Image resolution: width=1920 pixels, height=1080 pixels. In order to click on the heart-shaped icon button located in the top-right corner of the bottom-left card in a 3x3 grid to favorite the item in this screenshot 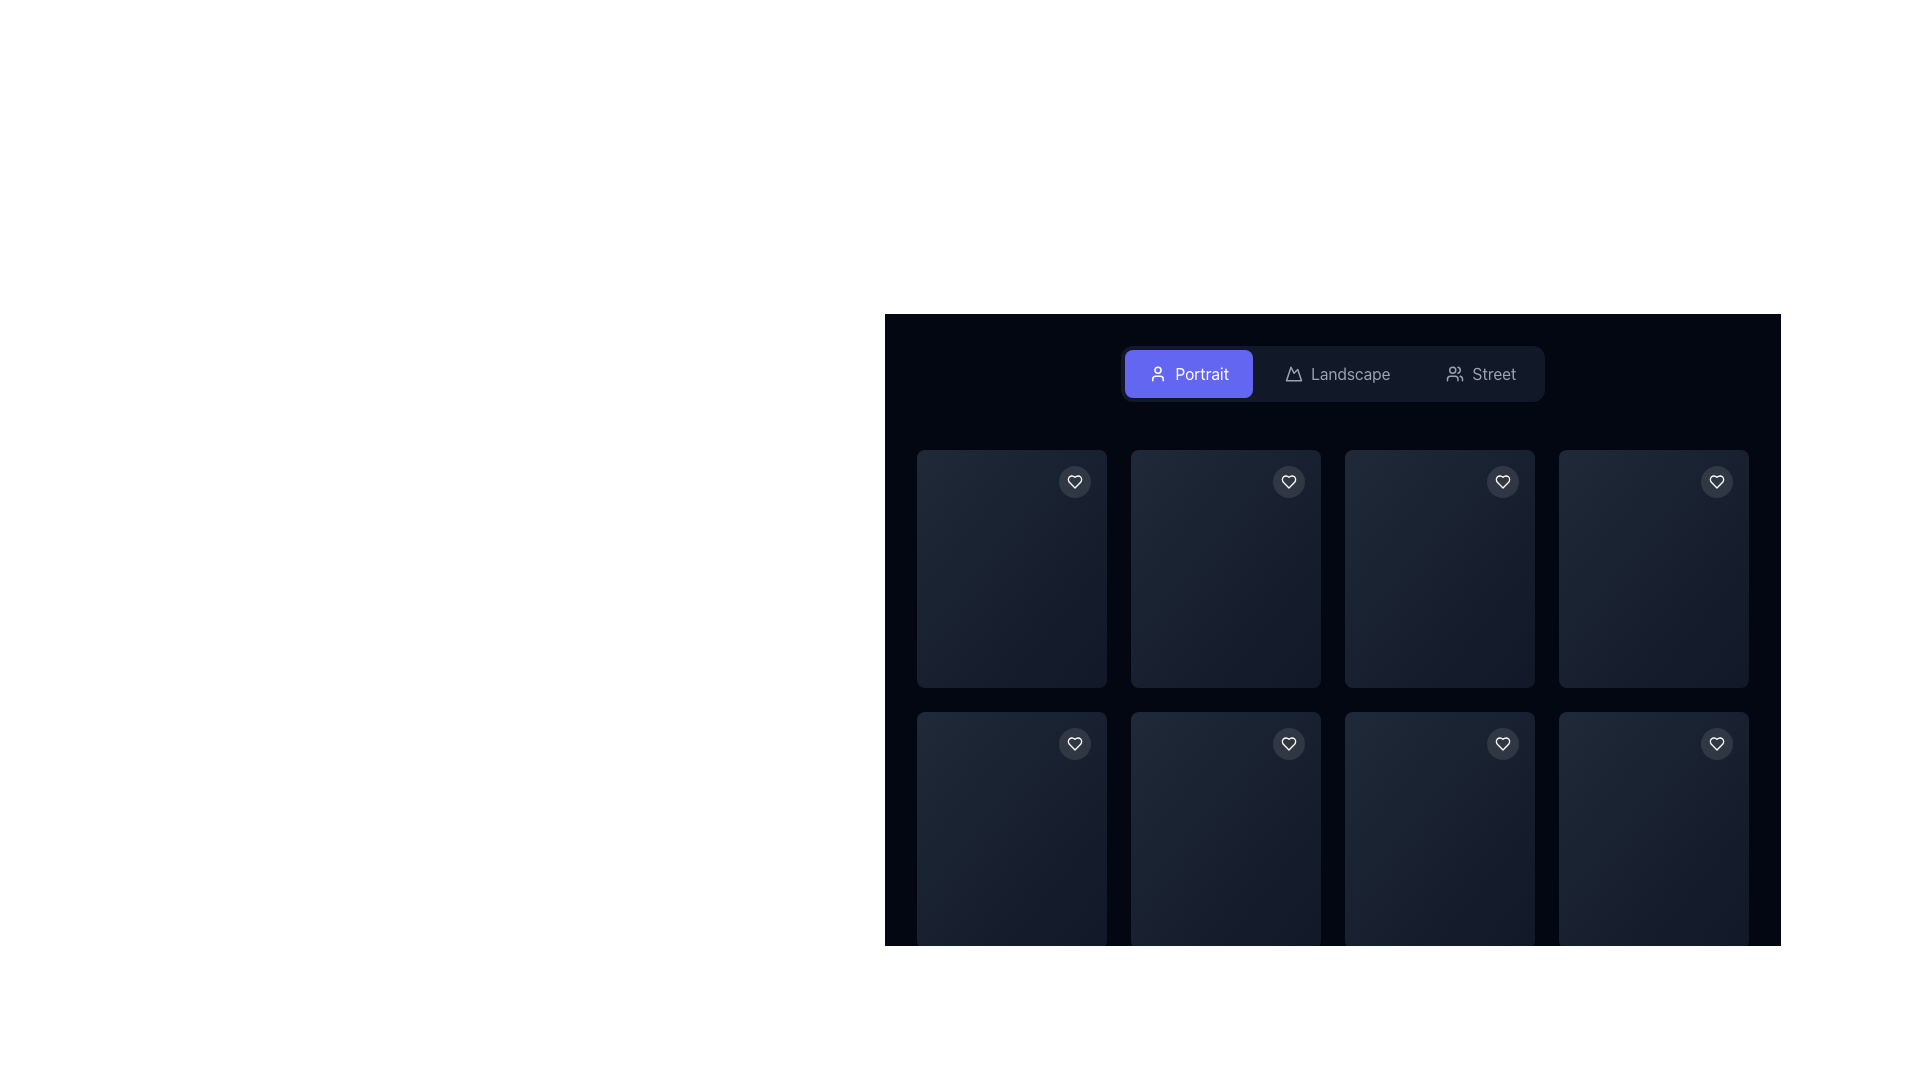, I will do `click(1074, 743)`.